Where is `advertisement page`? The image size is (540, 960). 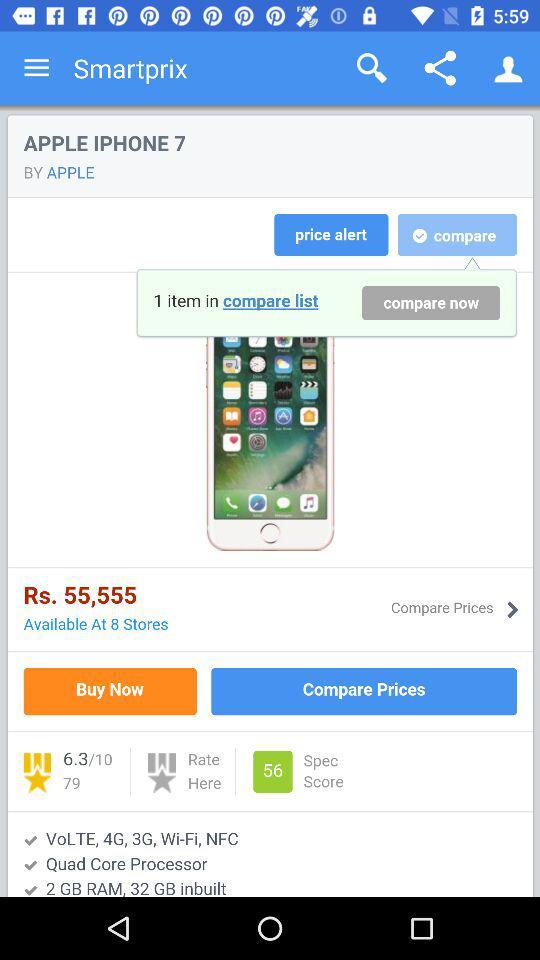
advertisement page is located at coordinates (270, 500).